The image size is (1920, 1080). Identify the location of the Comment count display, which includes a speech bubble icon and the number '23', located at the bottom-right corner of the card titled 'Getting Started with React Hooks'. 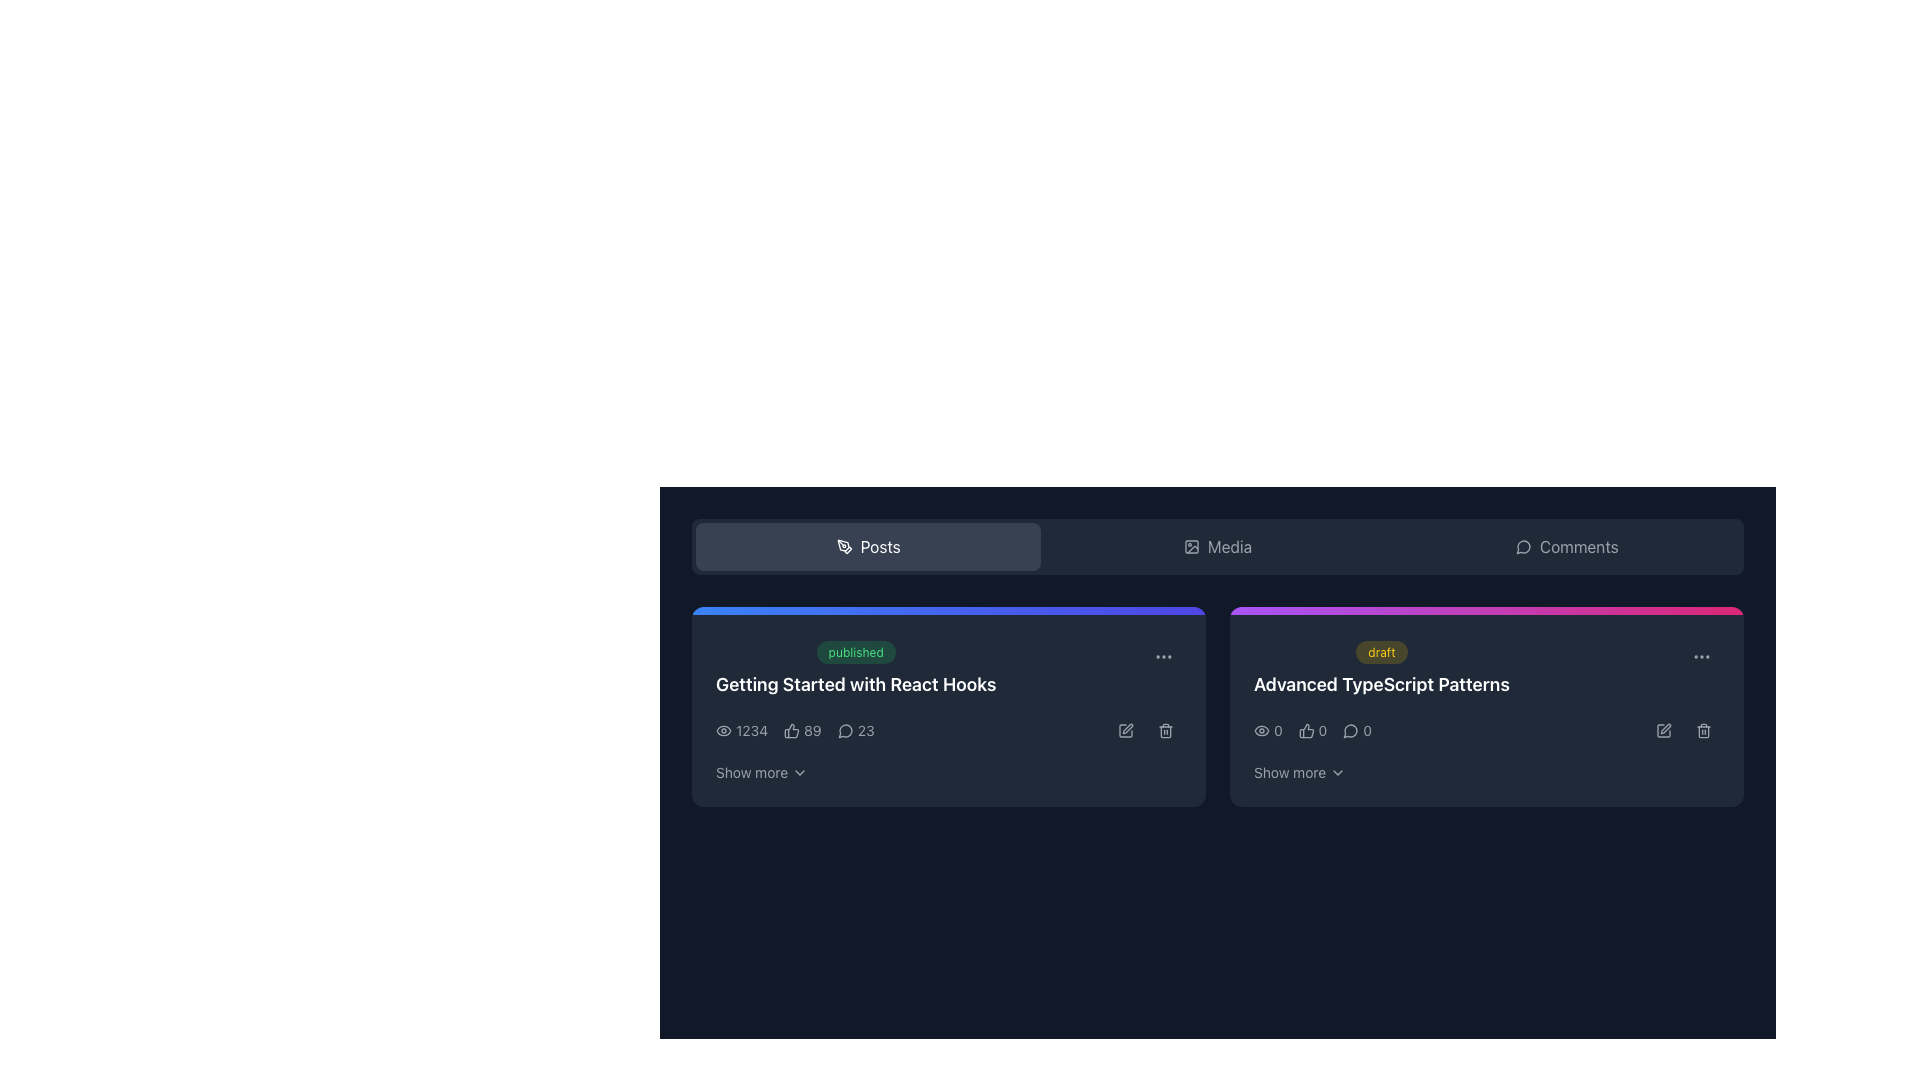
(856, 731).